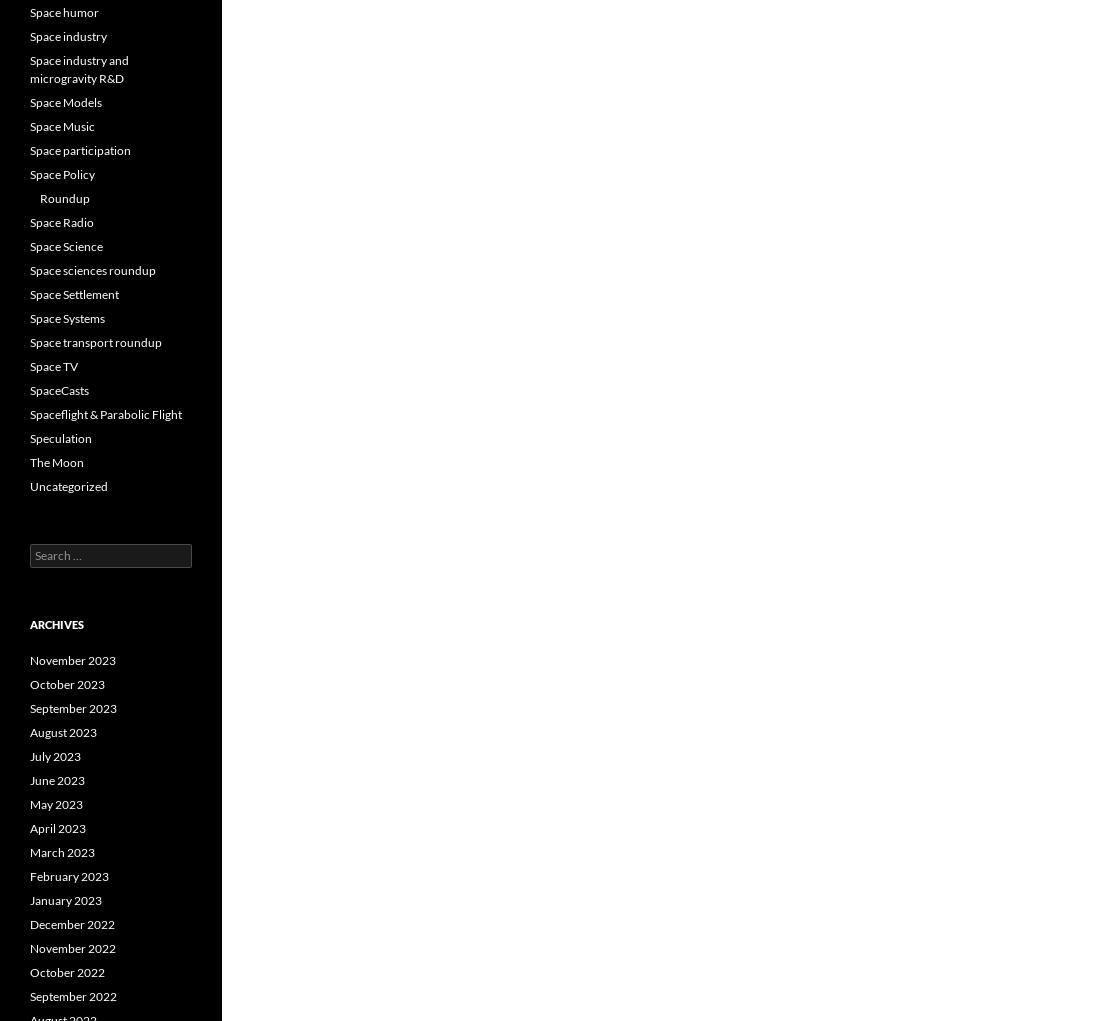  Describe the element at coordinates (29, 971) in the screenshot. I see `'October 2022'` at that location.